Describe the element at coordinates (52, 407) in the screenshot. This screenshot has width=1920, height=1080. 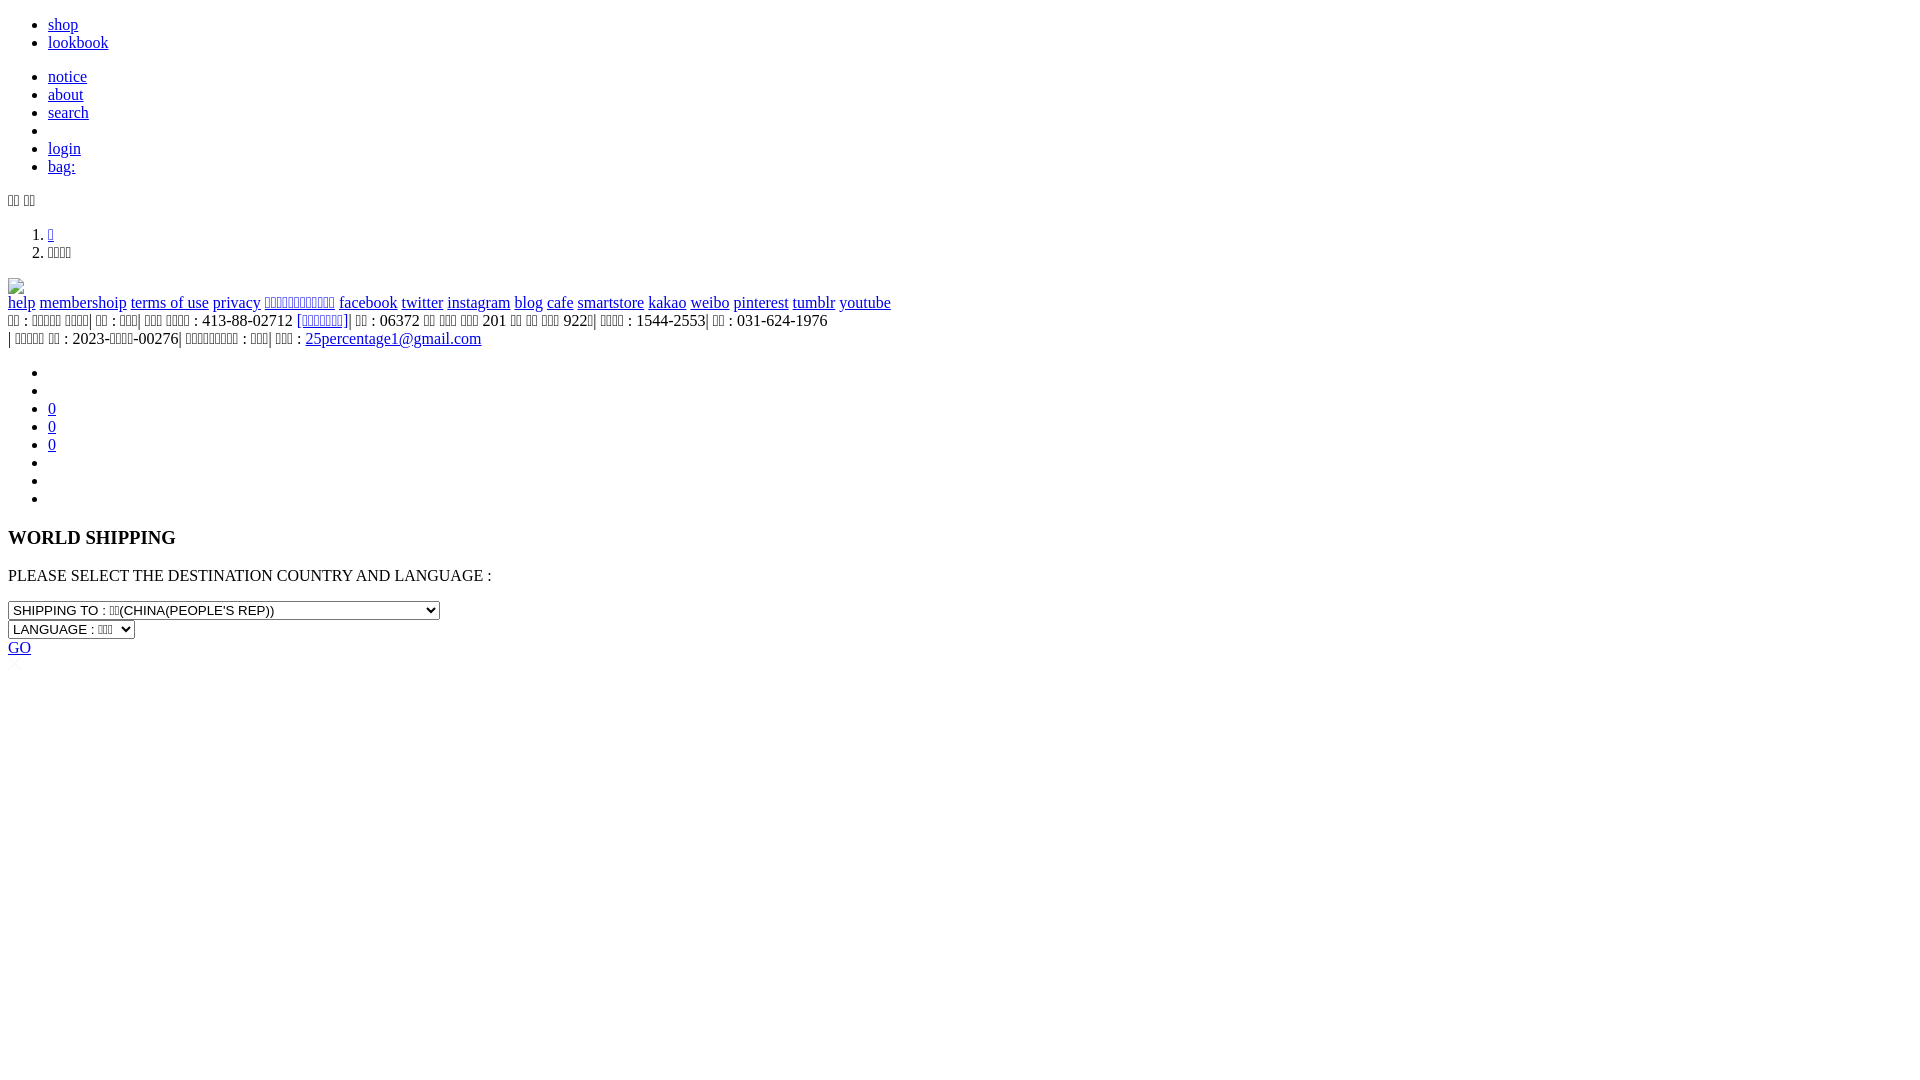
I see `'0'` at that location.